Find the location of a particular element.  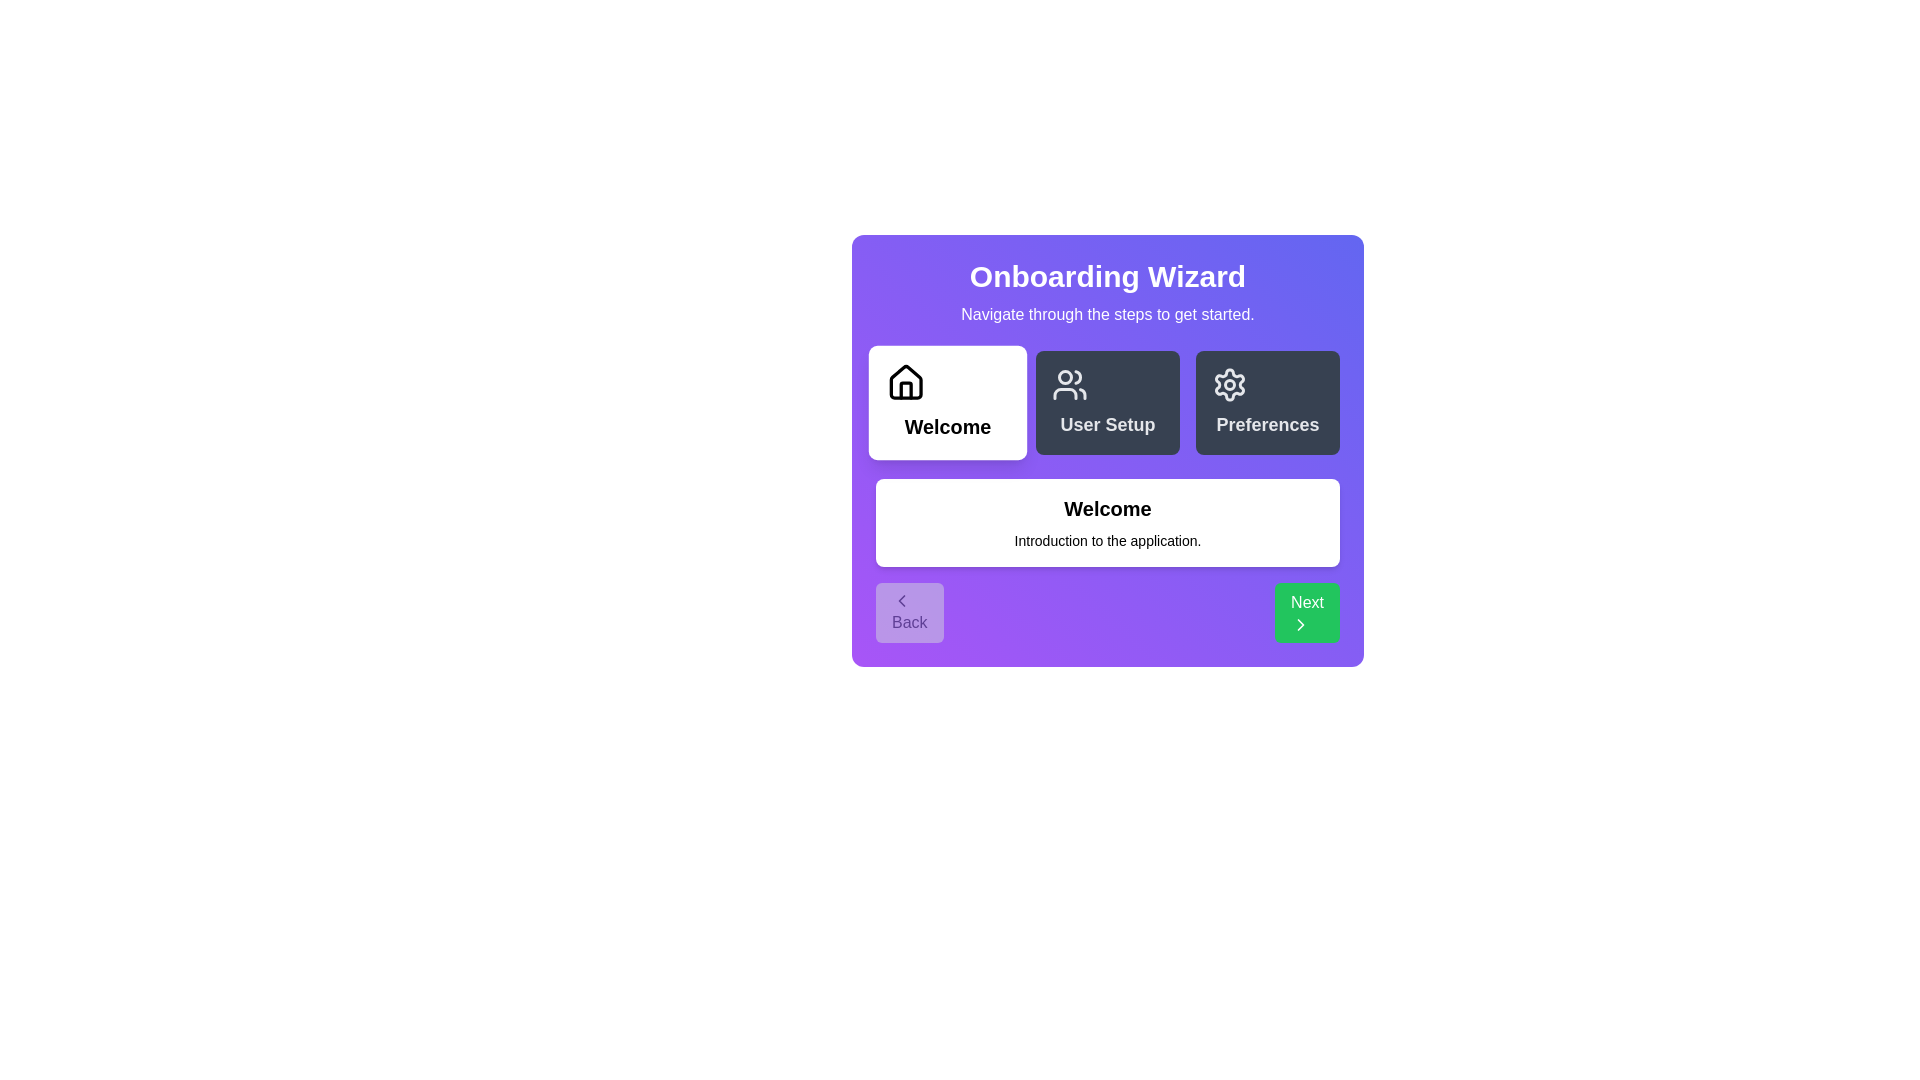

the step icon corresponding to User Setup to view its content is located at coordinates (1107, 402).